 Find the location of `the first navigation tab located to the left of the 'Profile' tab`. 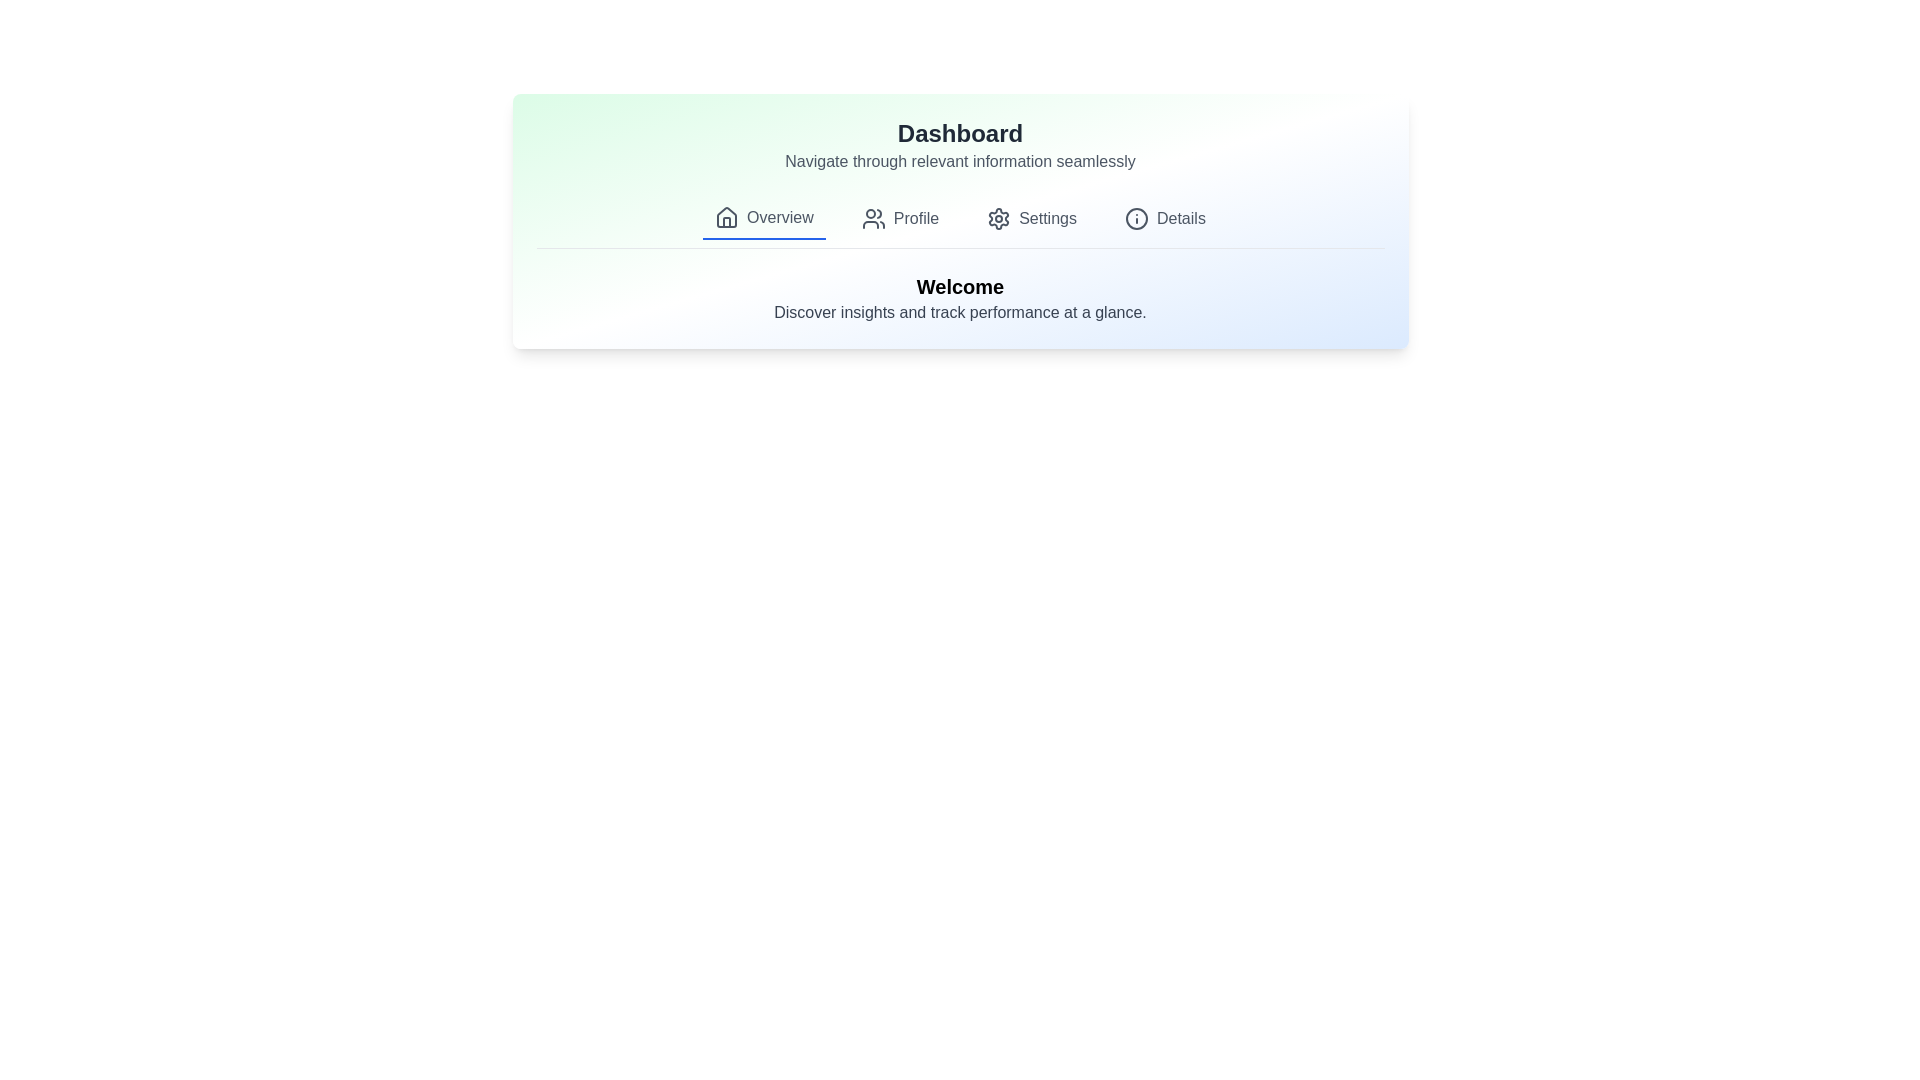

the first navigation tab located to the left of the 'Profile' tab is located at coordinates (763, 219).